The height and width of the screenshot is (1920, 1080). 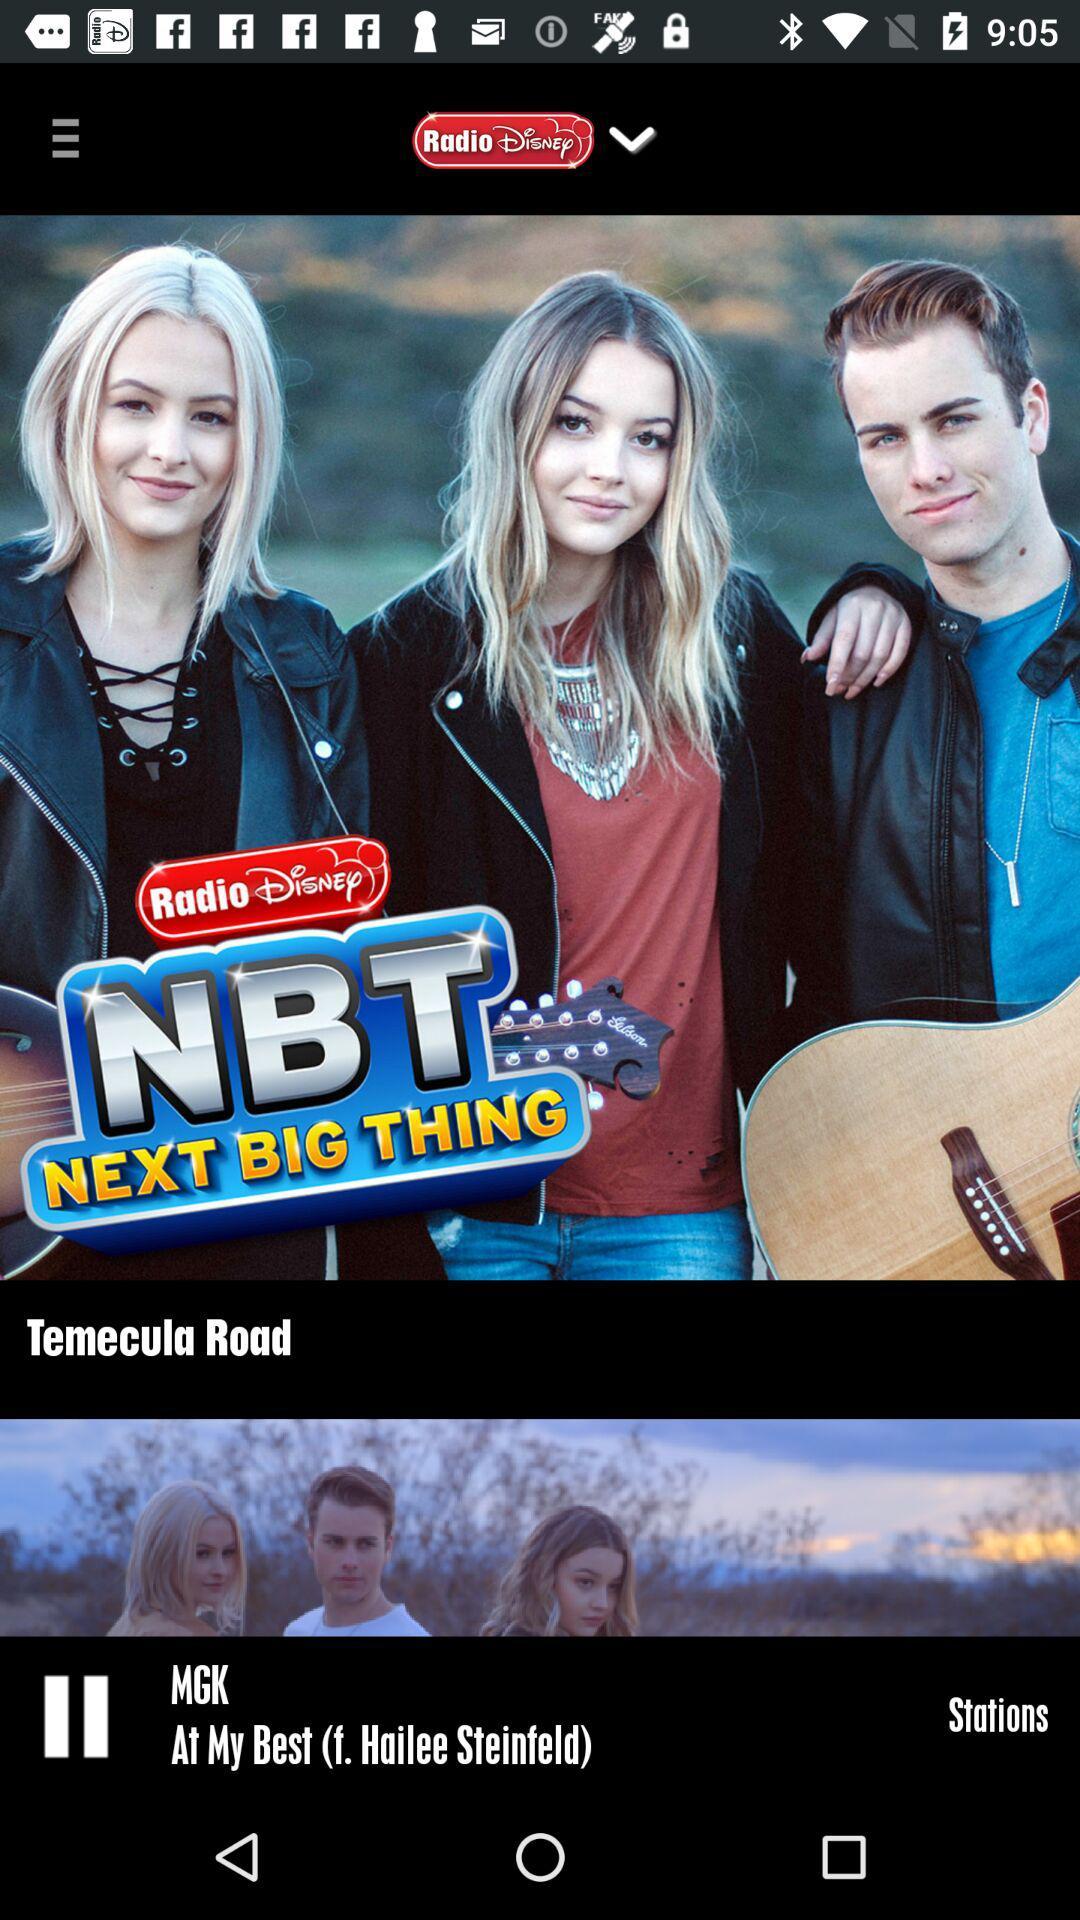 I want to click on stations, so click(x=998, y=1713).